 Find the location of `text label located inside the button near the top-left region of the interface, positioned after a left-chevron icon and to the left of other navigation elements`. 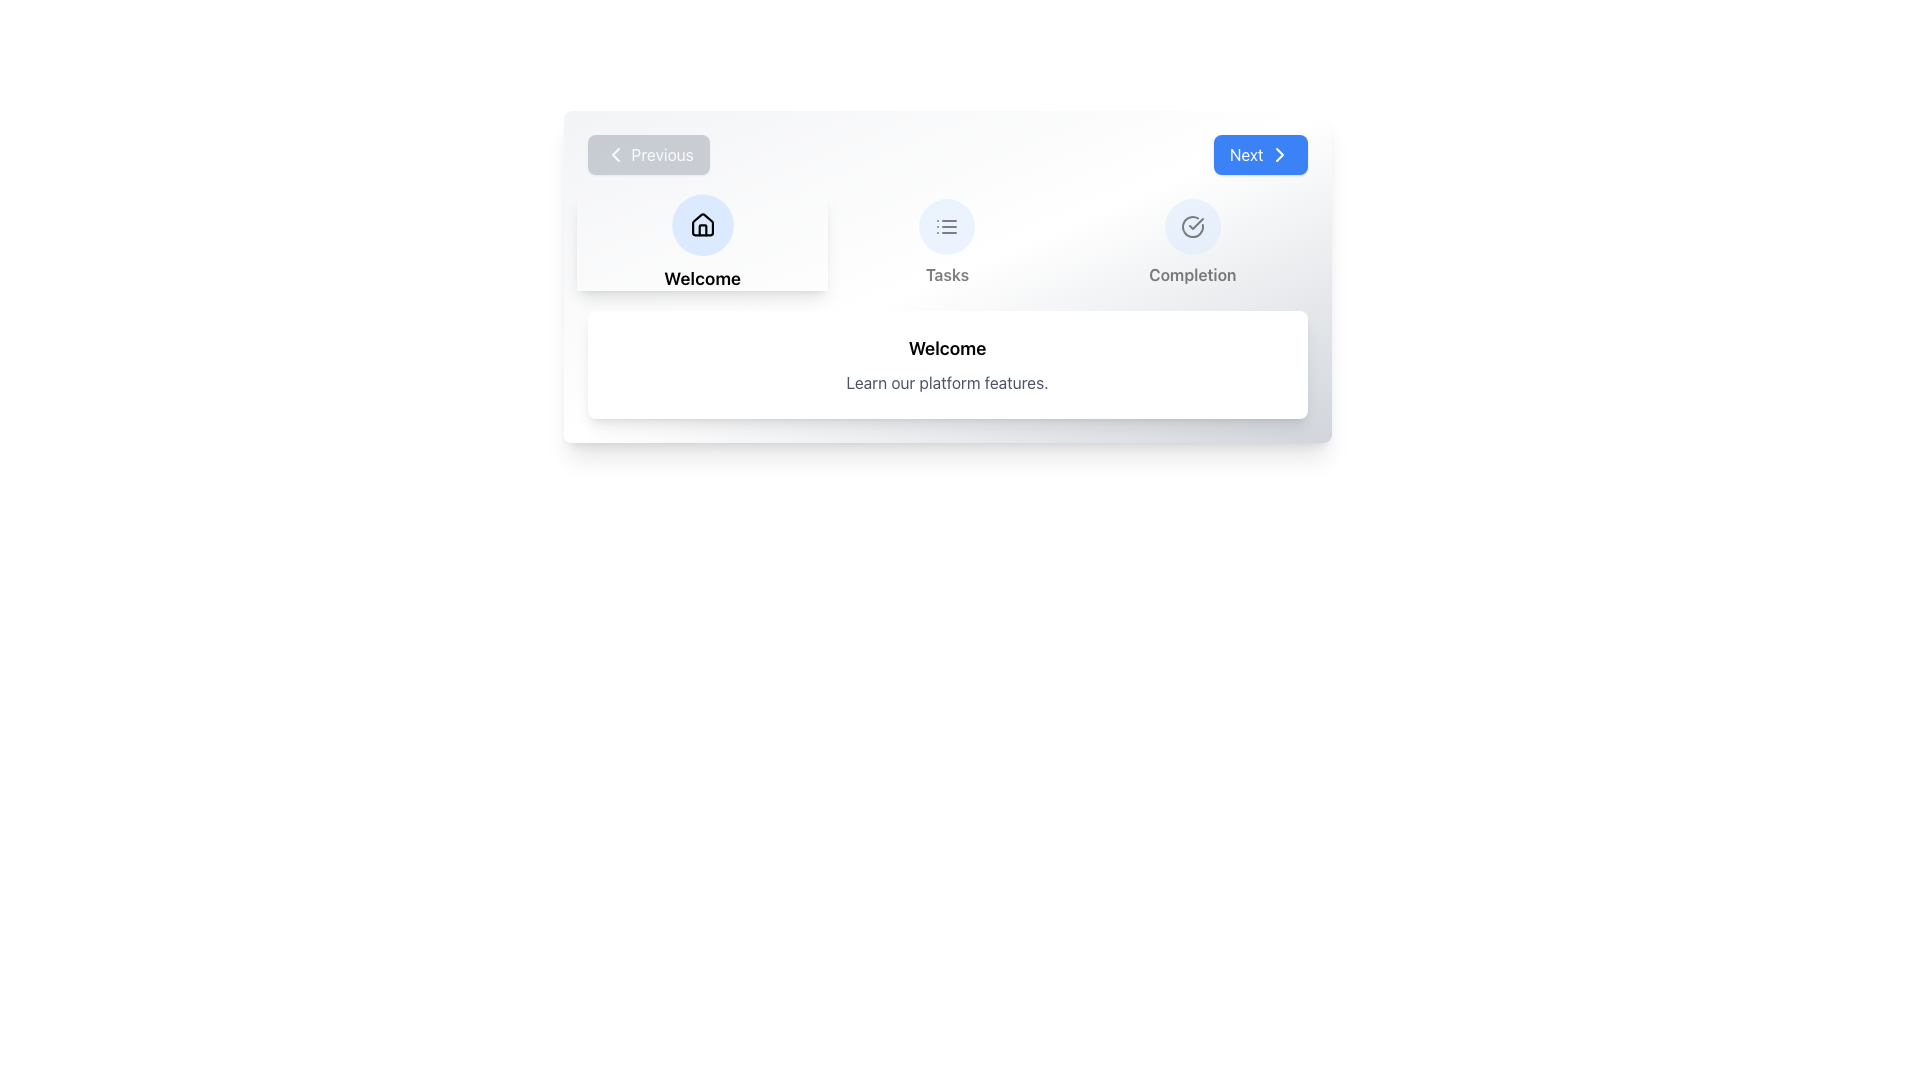

text label located inside the button near the top-left region of the interface, positioned after a left-chevron icon and to the left of other navigation elements is located at coordinates (662, 153).